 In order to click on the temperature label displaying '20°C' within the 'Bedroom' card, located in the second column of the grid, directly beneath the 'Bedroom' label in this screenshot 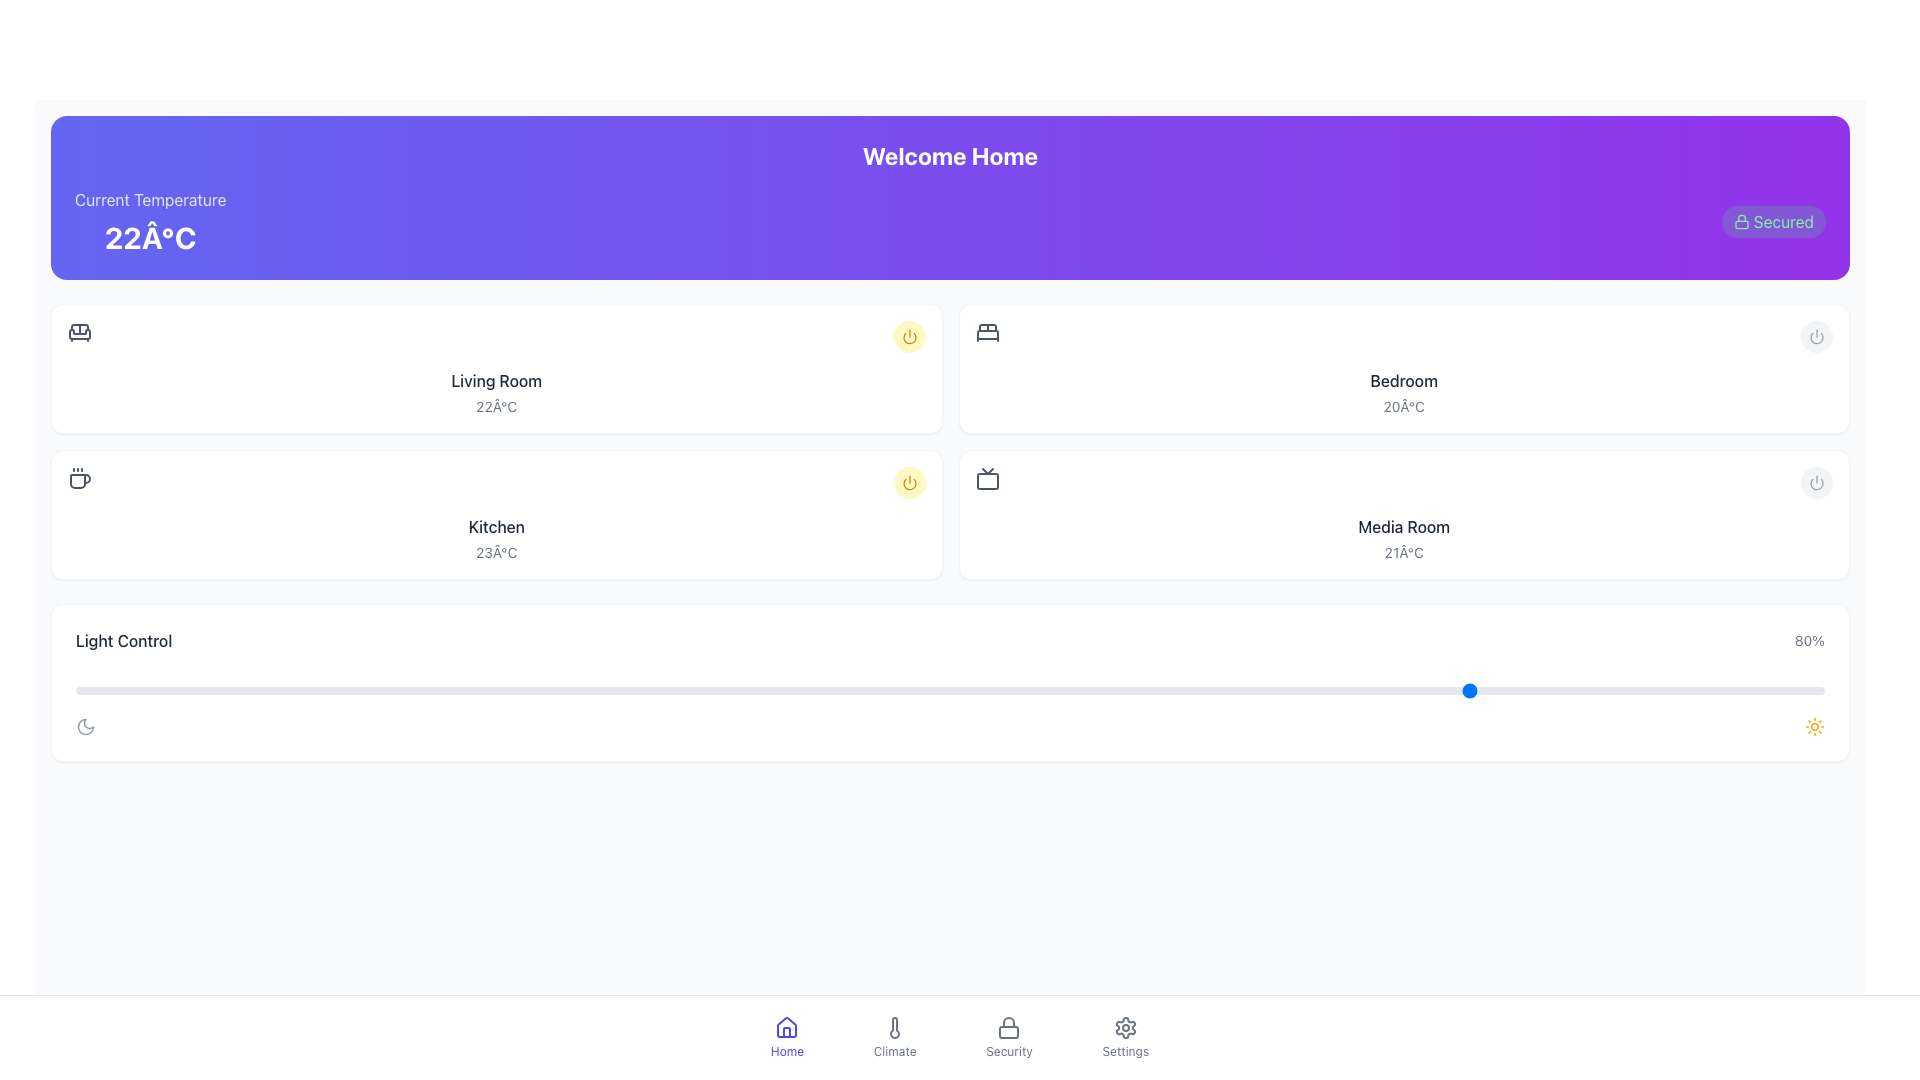, I will do `click(1403, 406)`.